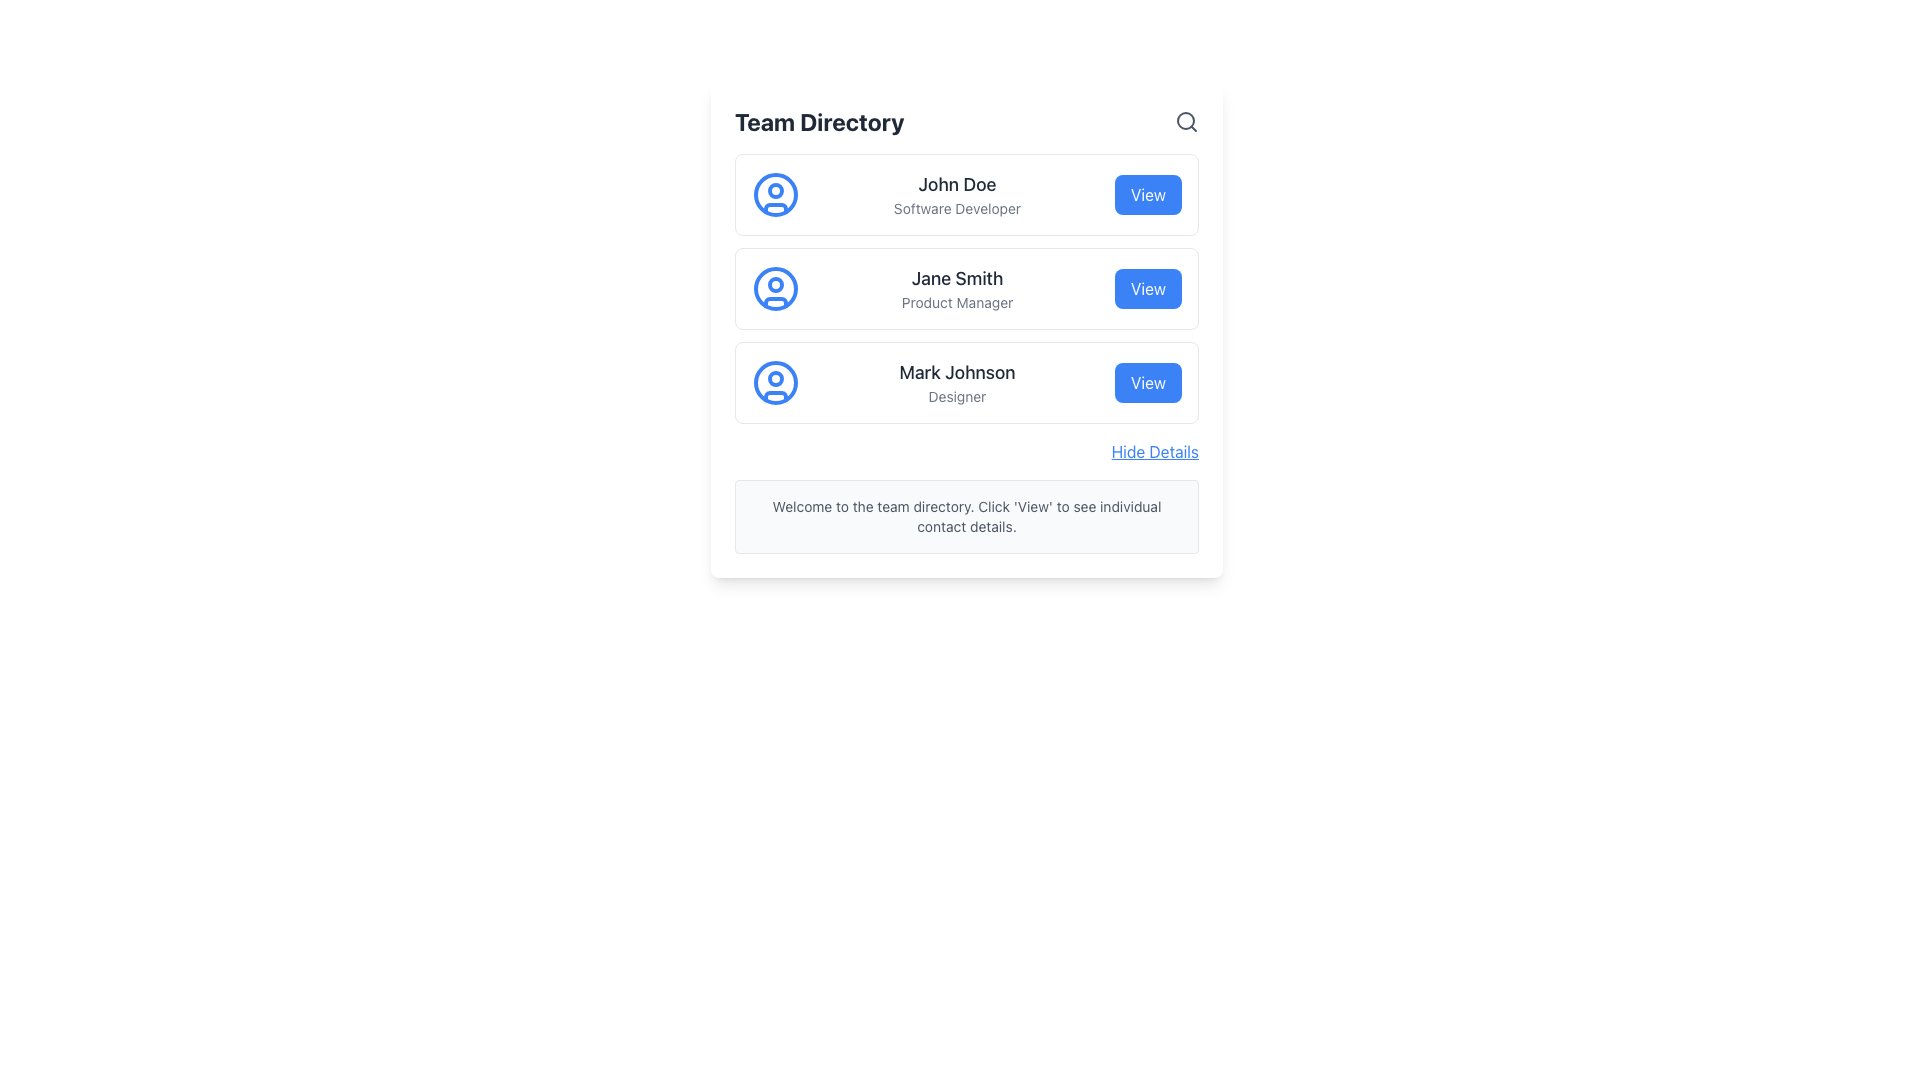  I want to click on the circular icon representing the user profile of Jane Smith, which is visually centered within the profile avatar graphic, so click(775, 289).